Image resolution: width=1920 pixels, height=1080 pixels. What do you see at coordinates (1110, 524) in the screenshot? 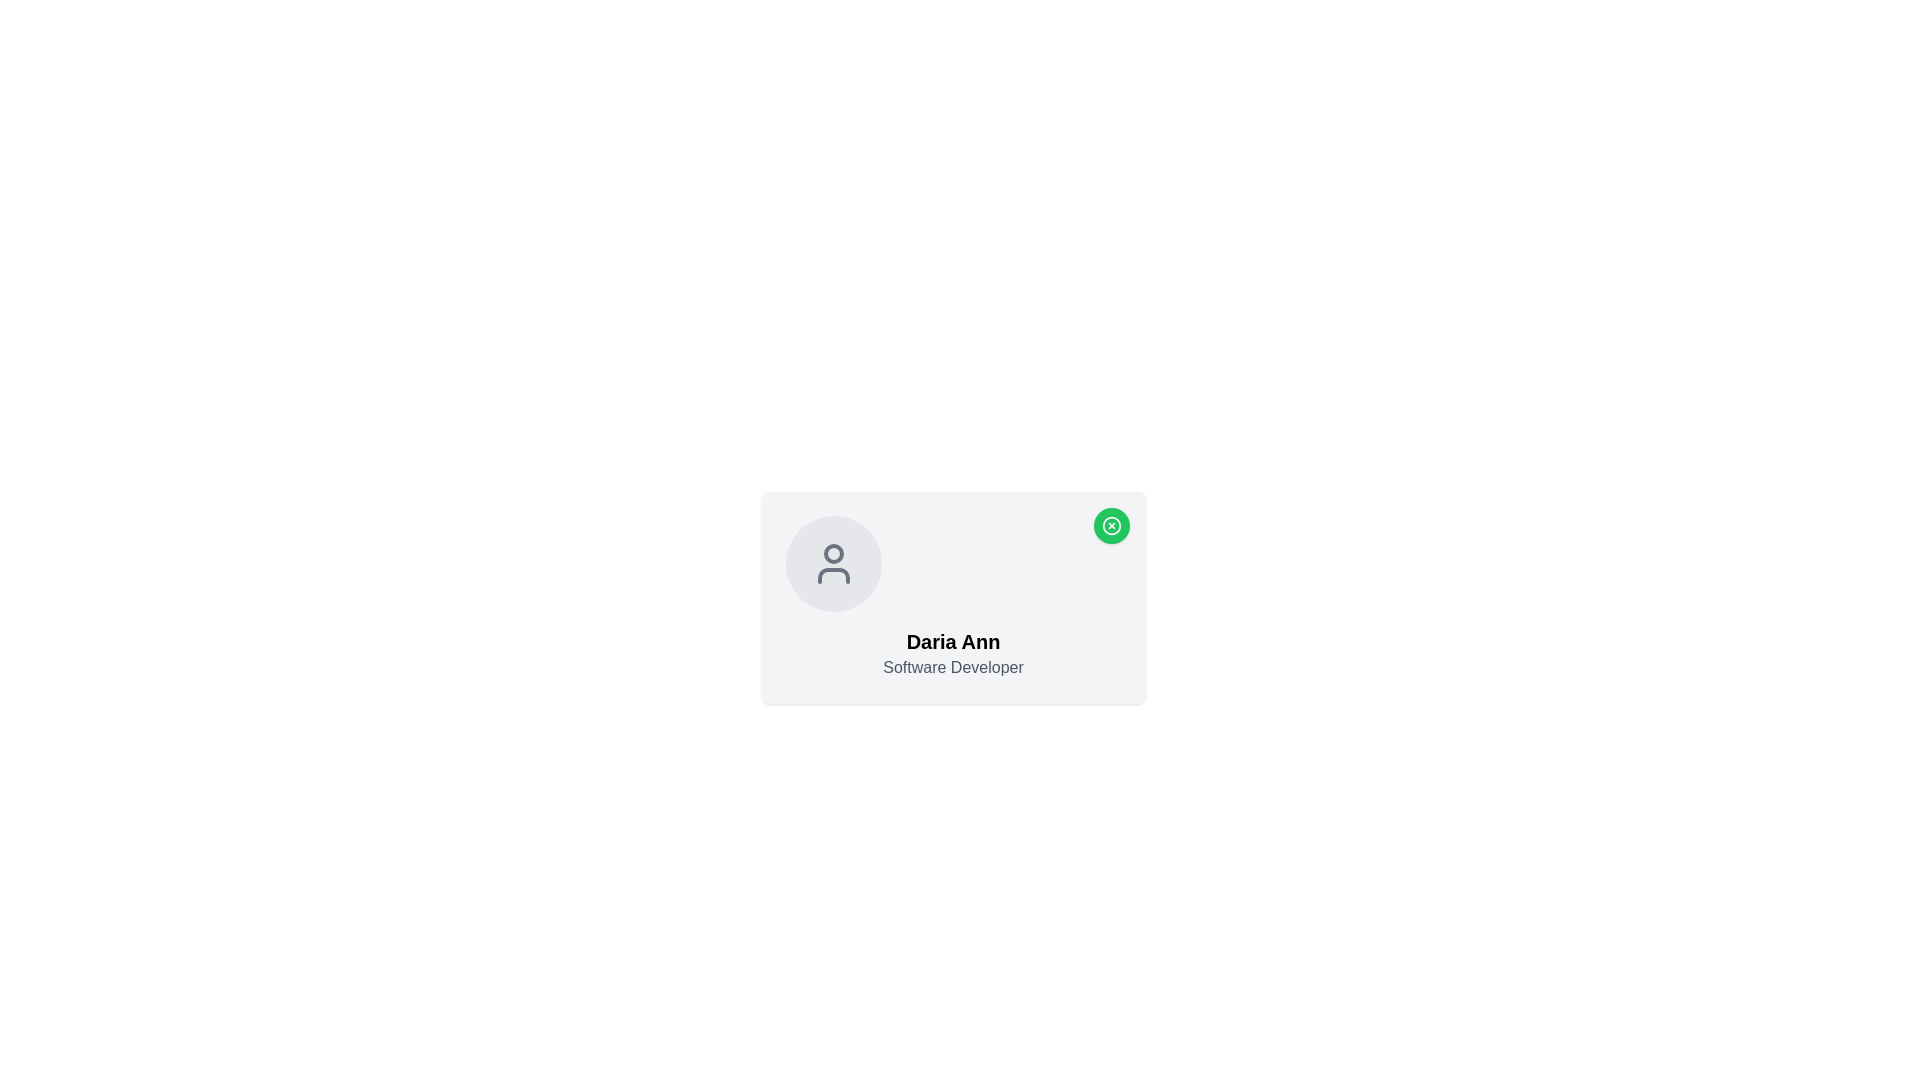
I see `the SVG circle graphic that represents a part of a close or dismiss icon, located in the upper-right portion of a card-like component` at bounding box center [1110, 524].